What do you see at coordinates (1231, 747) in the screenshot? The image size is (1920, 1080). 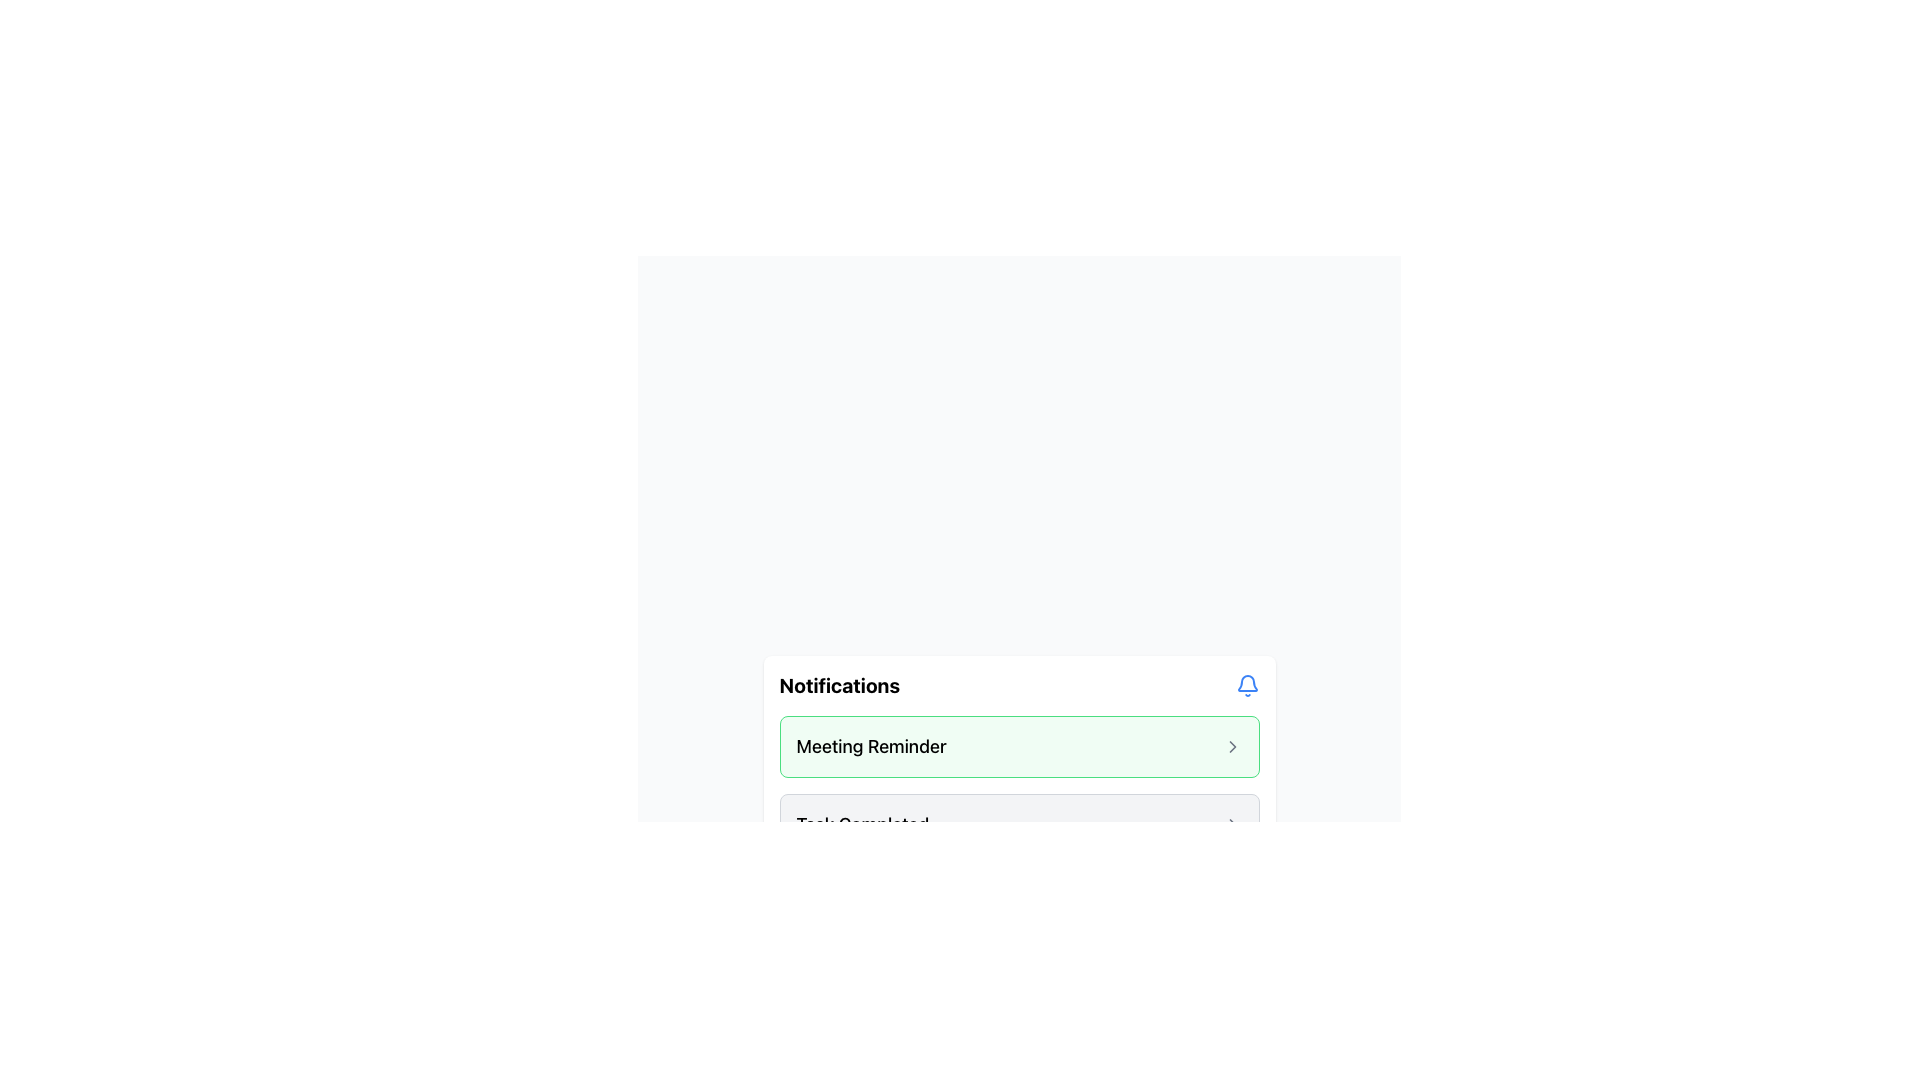 I see `the right-pointing chevron icon located at the rightmost end of the 'Meeting Reminder' notification item` at bounding box center [1231, 747].